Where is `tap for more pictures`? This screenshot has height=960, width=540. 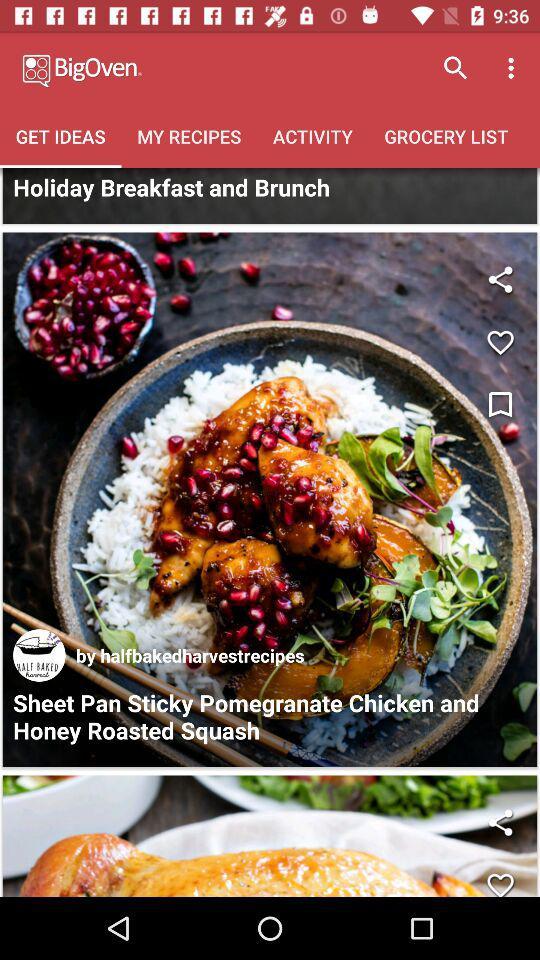 tap for more pictures is located at coordinates (270, 196).